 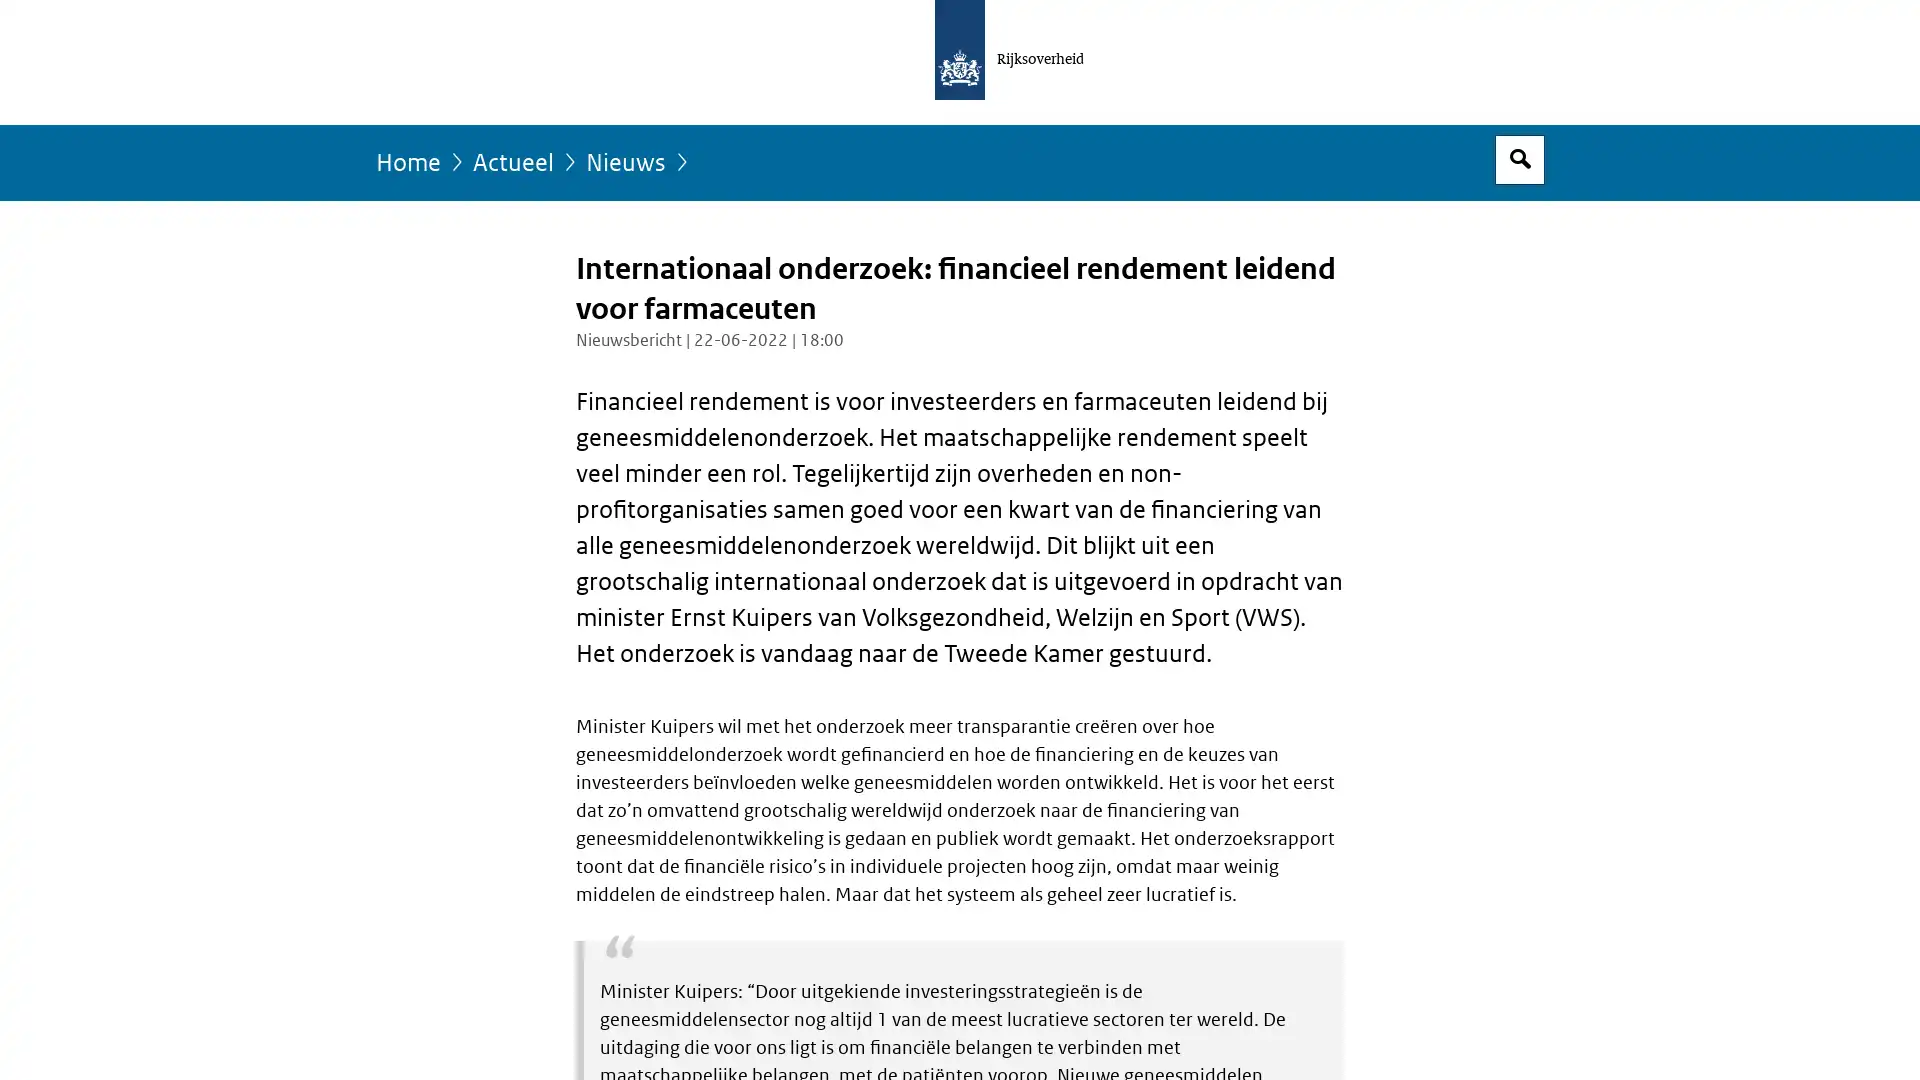 I want to click on Open zoekveld, so click(x=1520, y=158).